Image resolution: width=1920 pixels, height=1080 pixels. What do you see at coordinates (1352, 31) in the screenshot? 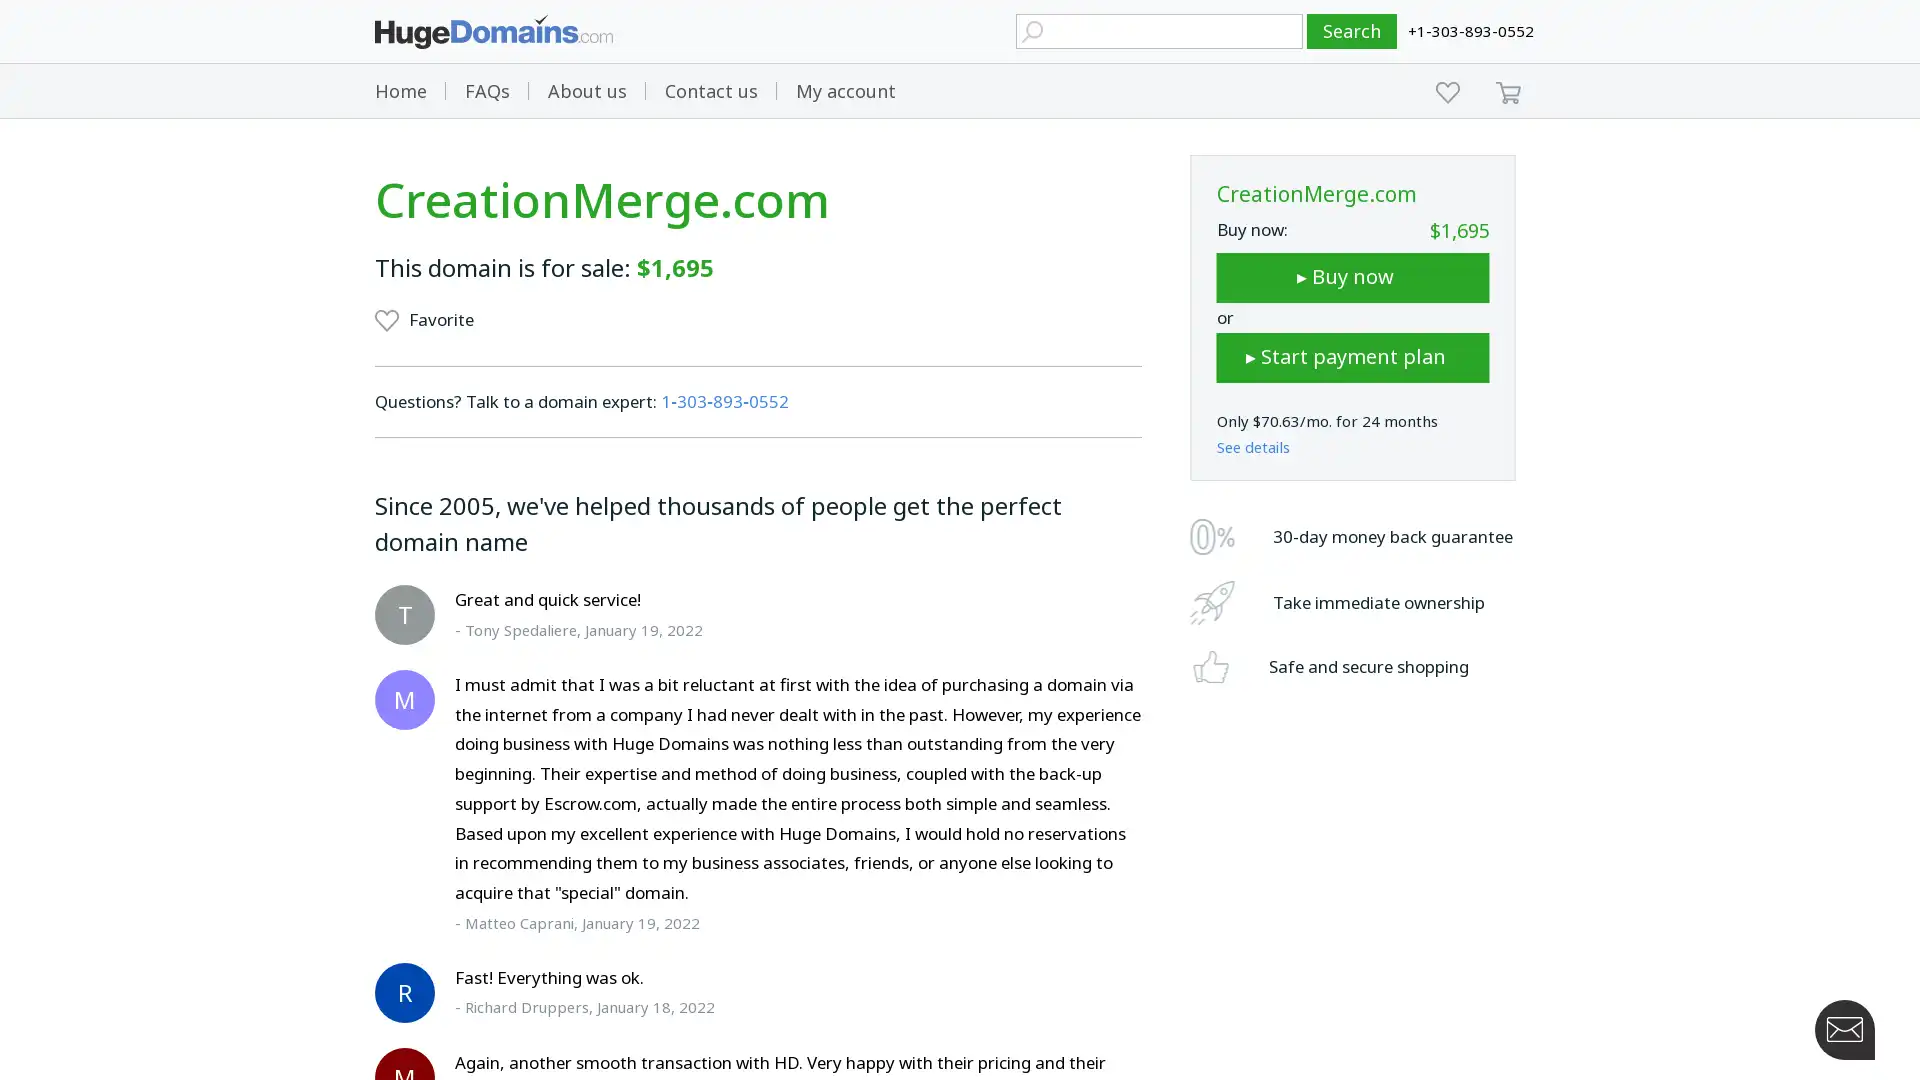
I see `Search` at bounding box center [1352, 31].